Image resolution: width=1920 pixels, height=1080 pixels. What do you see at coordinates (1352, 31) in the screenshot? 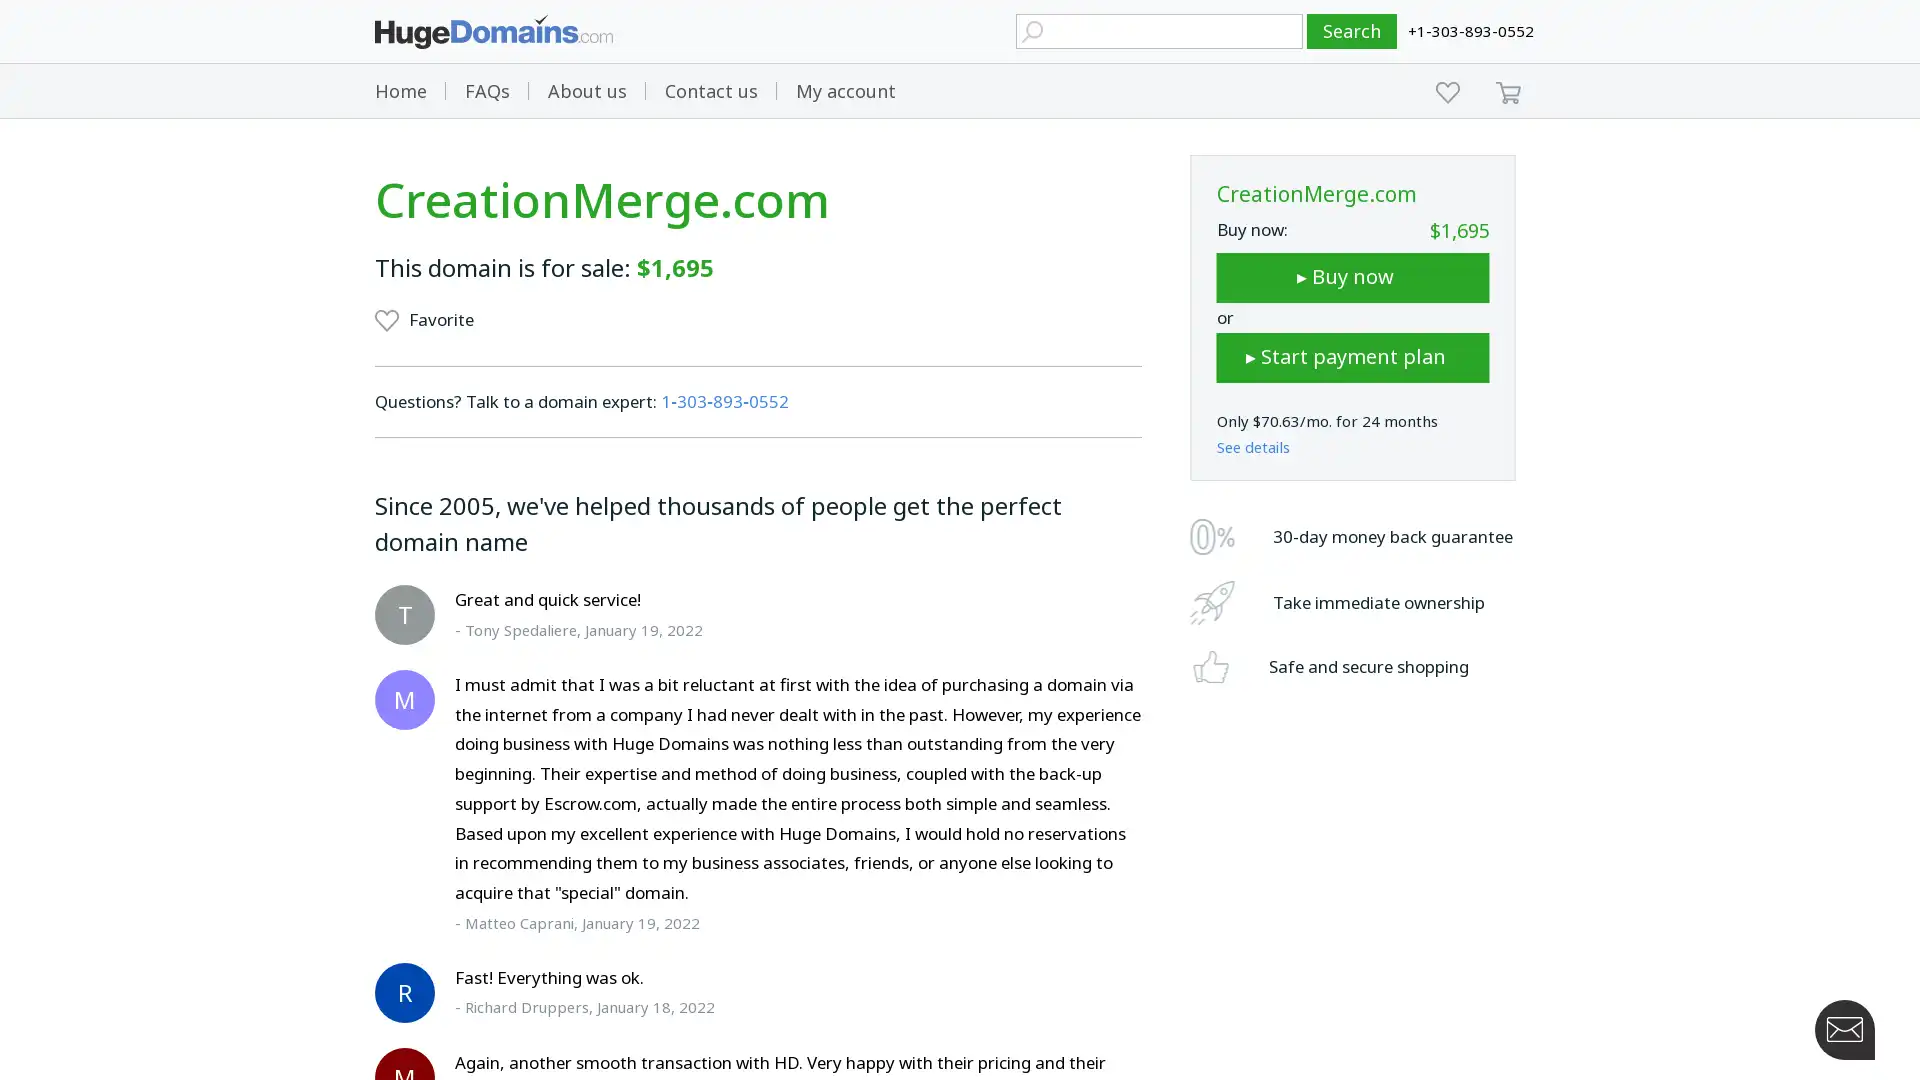
I see `Search` at bounding box center [1352, 31].